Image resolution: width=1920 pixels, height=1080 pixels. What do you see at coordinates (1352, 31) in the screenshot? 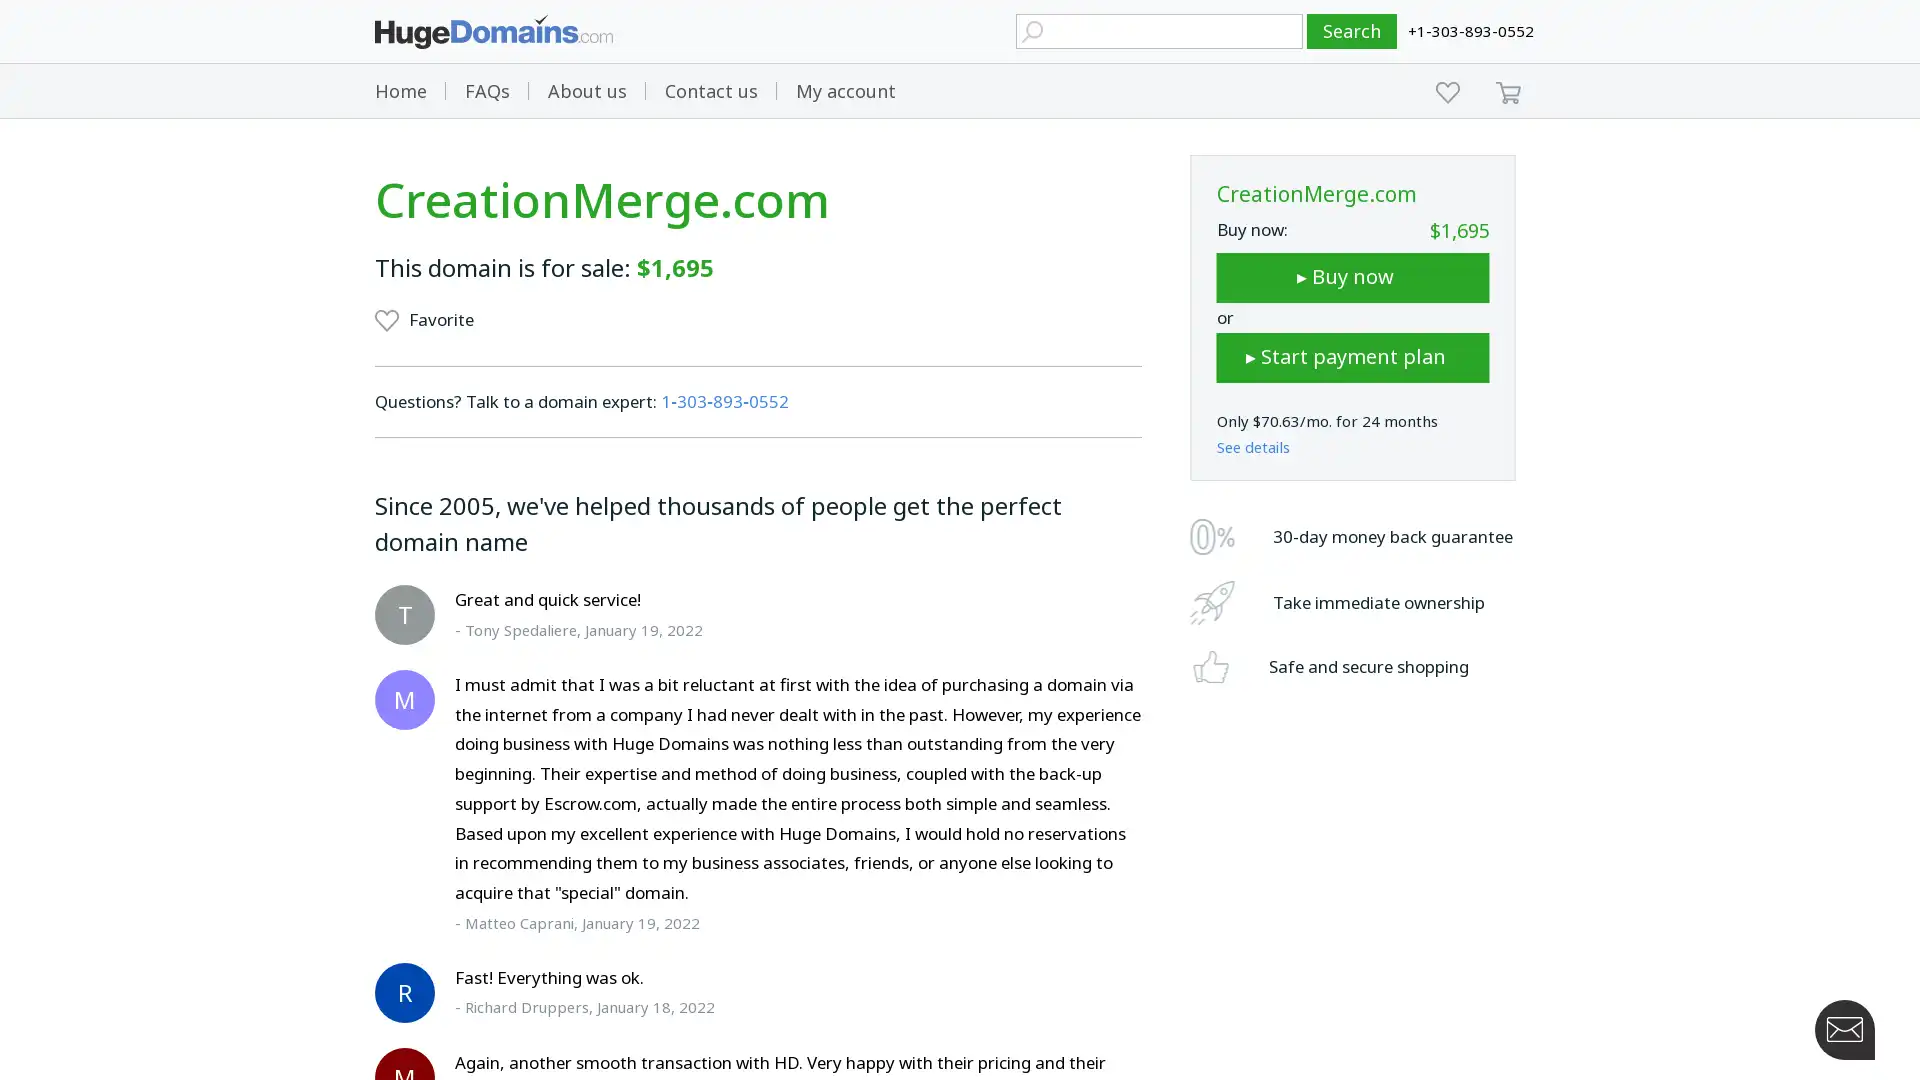
I see `Search` at bounding box center [1352, 31].